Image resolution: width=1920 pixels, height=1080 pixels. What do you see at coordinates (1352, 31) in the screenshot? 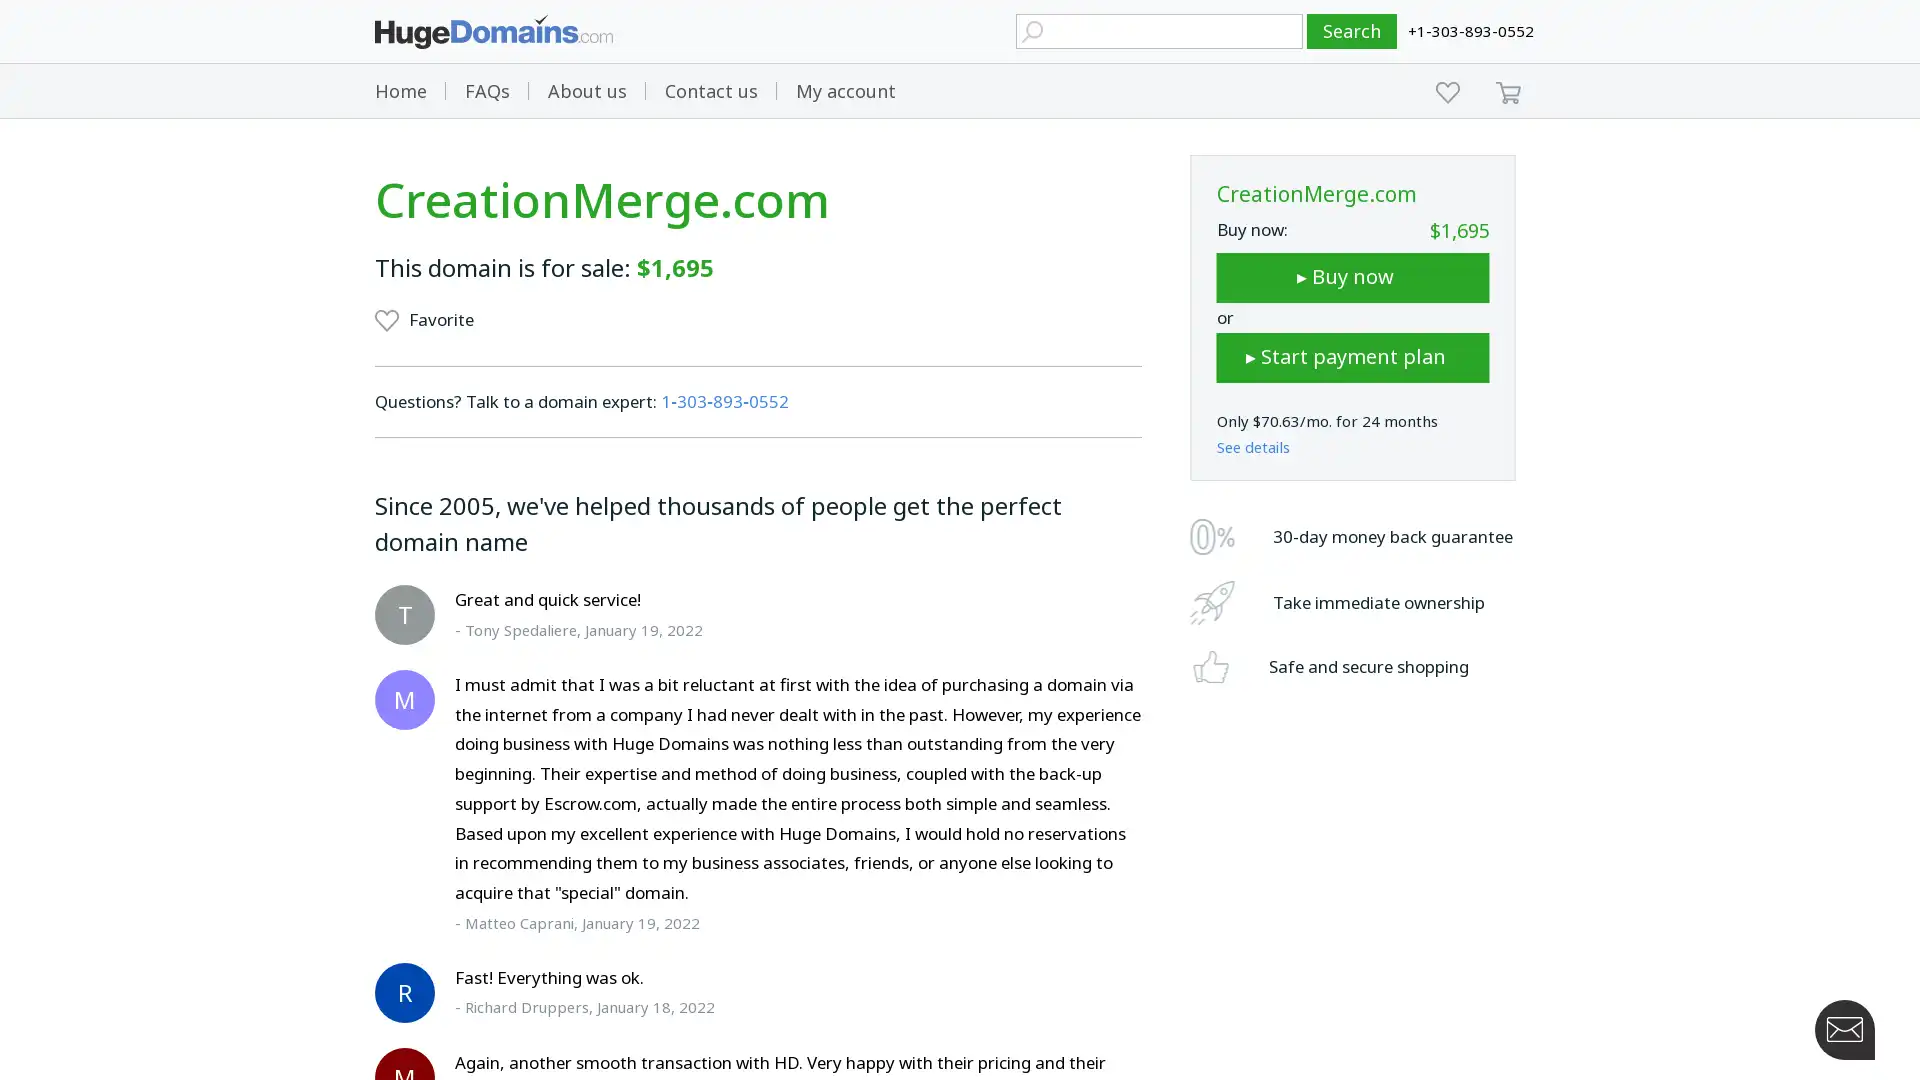
I see `Search` at bounding box center [1352, 31].